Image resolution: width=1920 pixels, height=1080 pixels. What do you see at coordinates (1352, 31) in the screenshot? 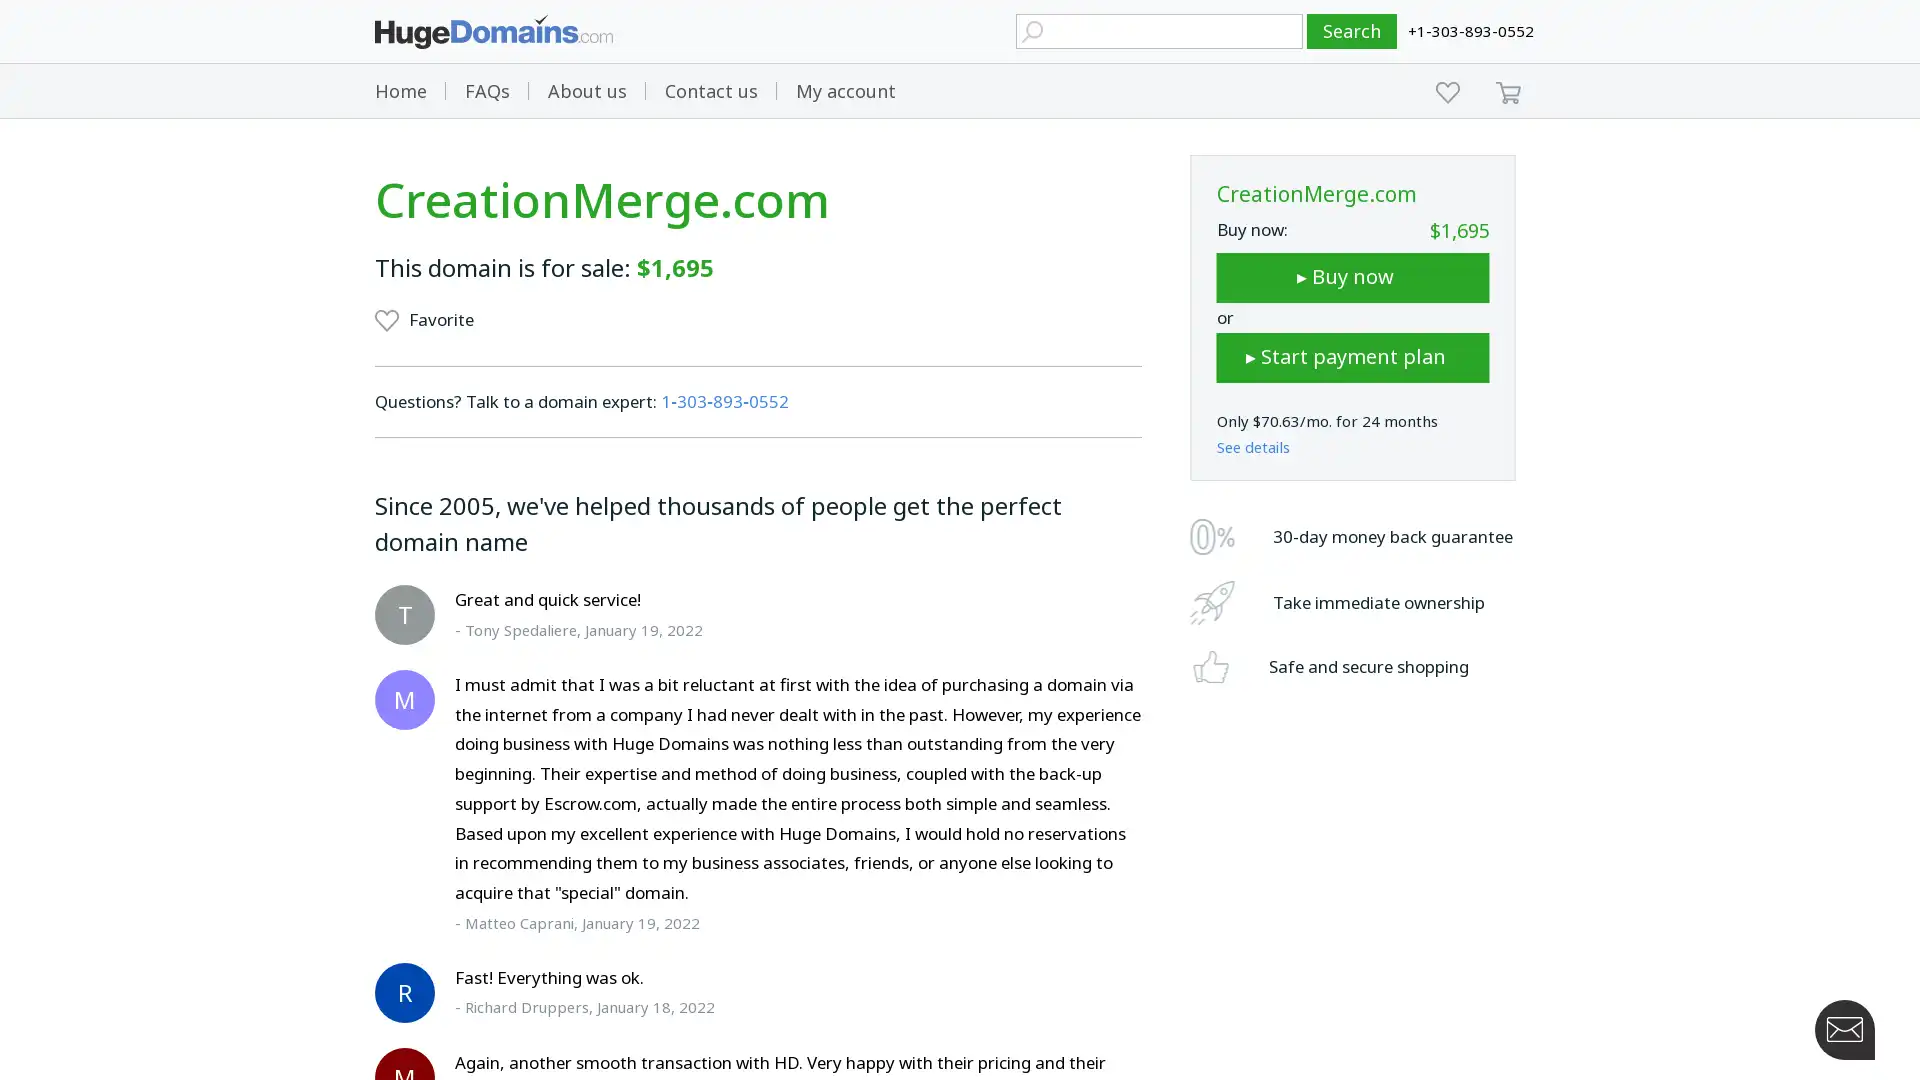
I see `Search` at bounding box center [1352, 31].